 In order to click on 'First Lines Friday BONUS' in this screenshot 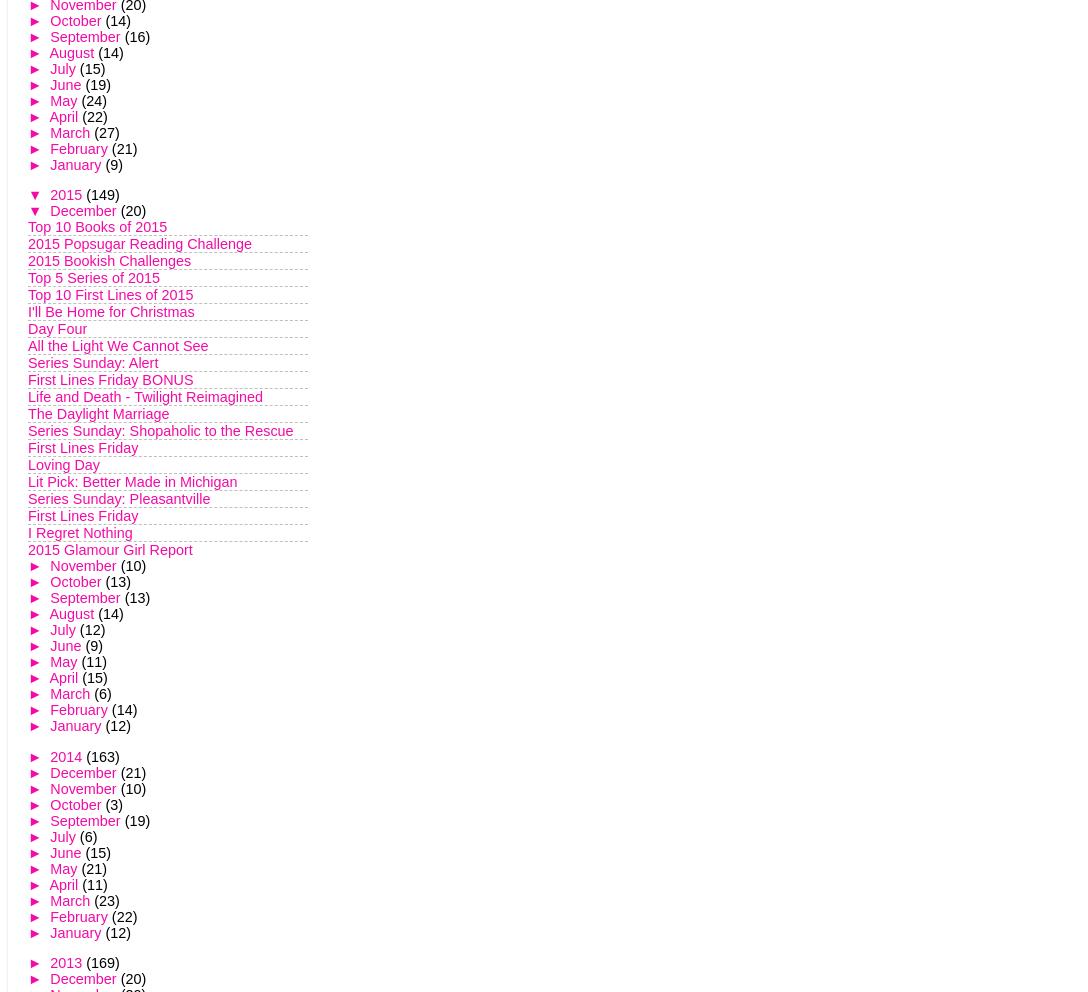, I will do `click(110, 380)`.